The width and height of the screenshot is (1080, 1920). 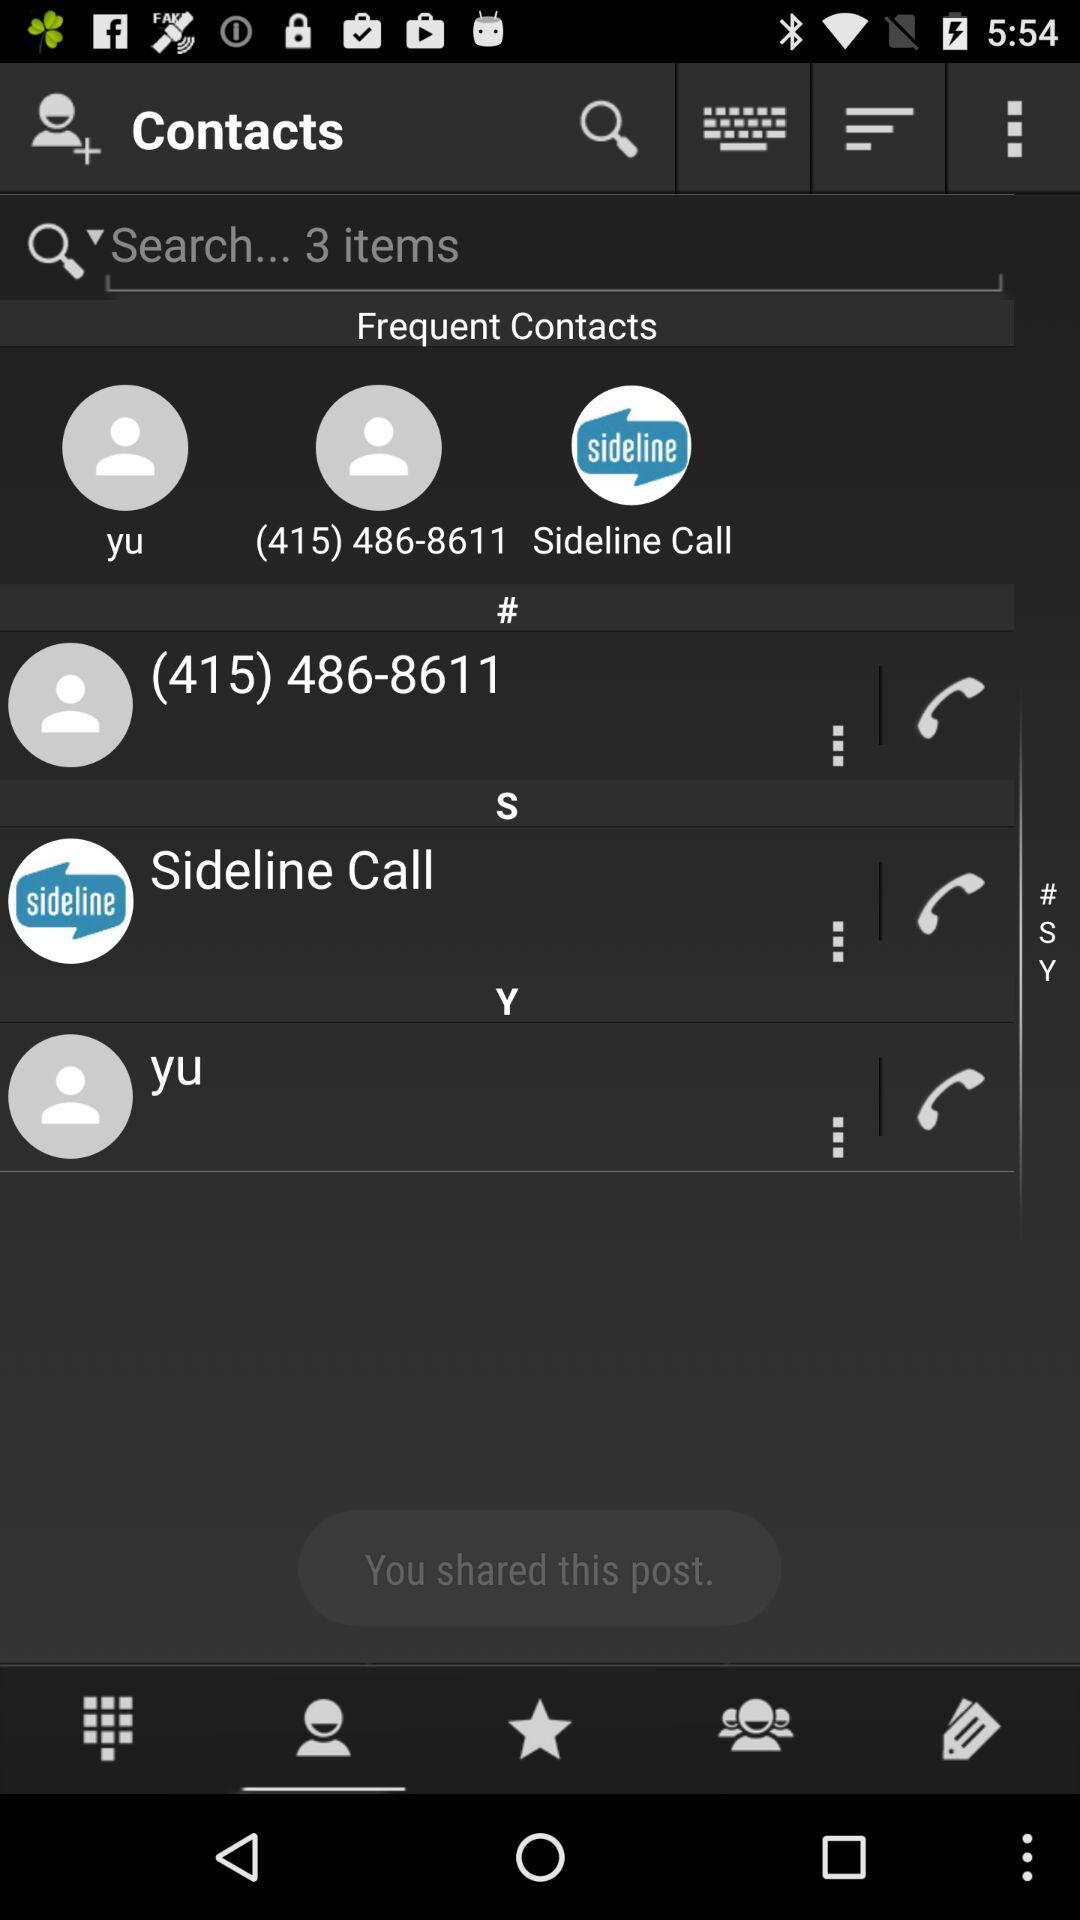 I want to click on contacts button, so click(x=64, y=127).